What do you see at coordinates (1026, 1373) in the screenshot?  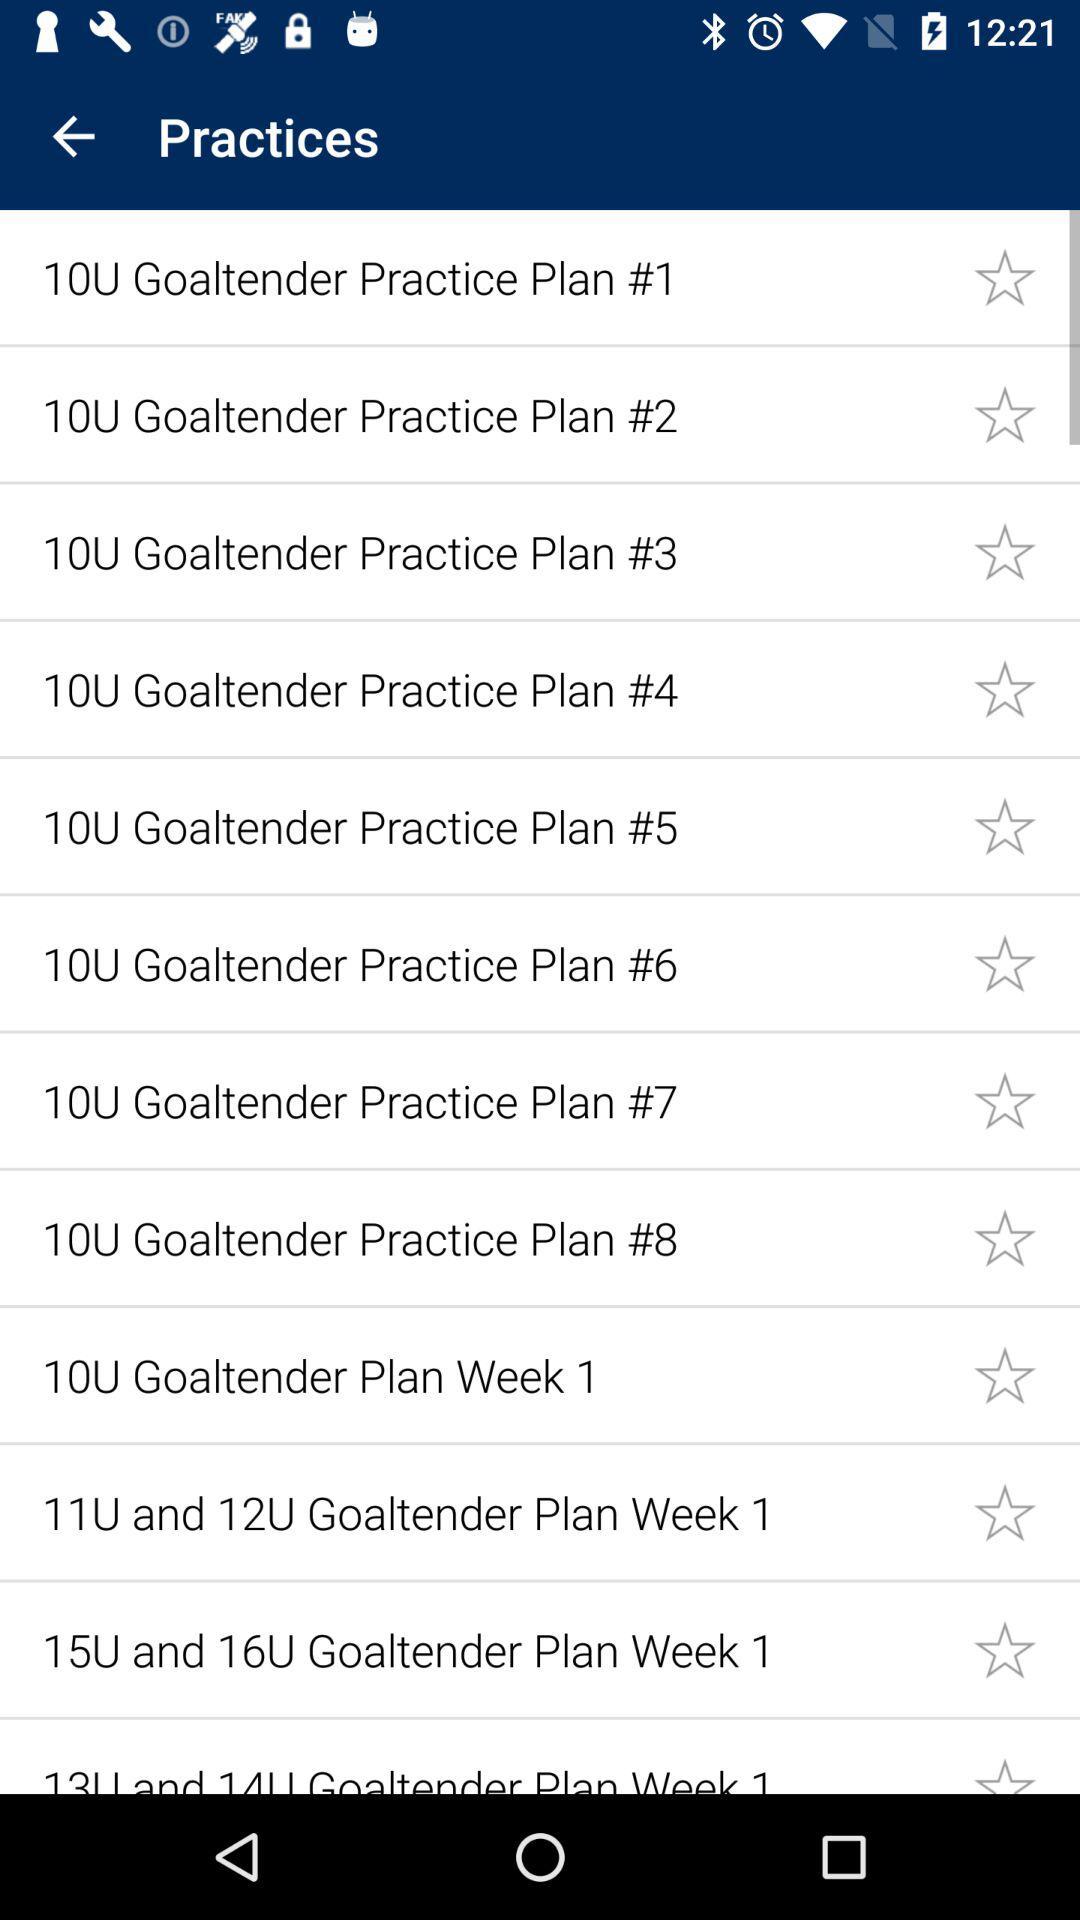 I see `save` at bounding box center [1026, 1373].